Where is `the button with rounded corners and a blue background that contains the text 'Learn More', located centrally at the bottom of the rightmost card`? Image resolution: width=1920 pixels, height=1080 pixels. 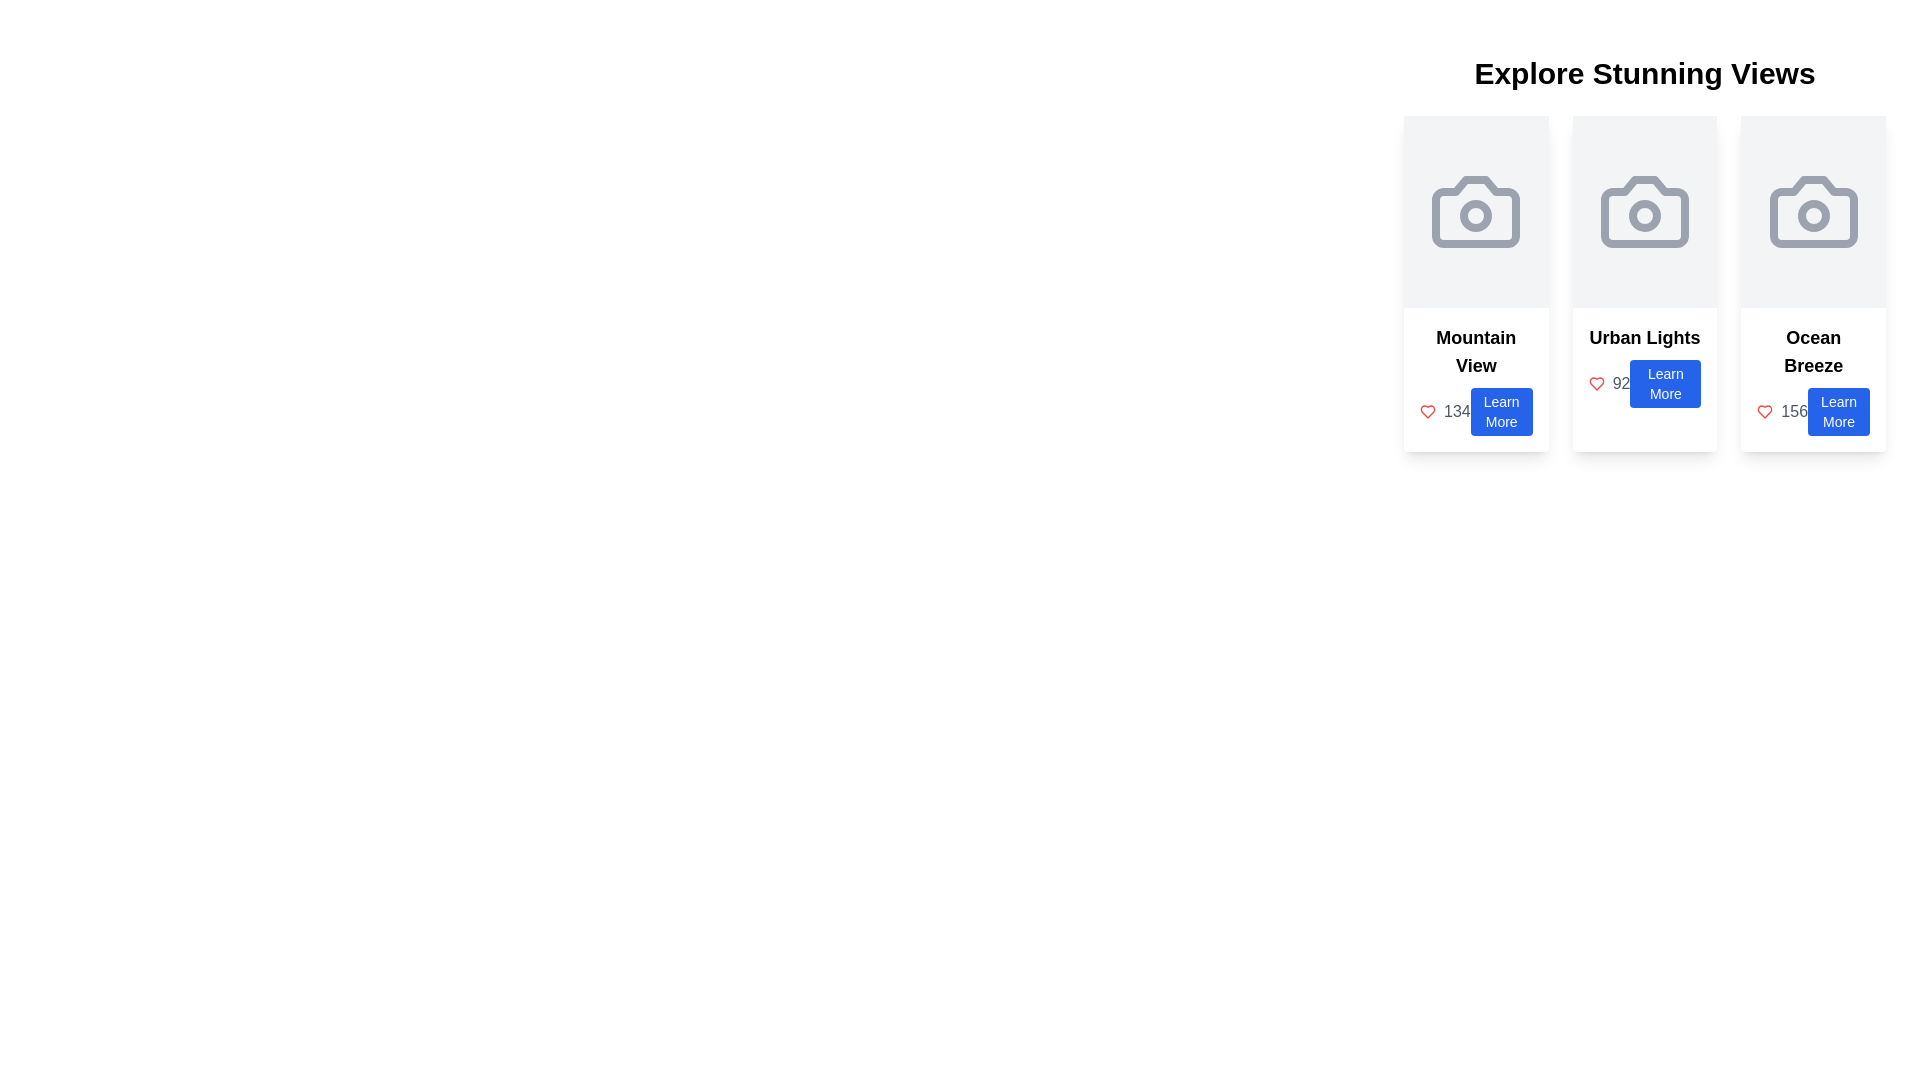 the button with rounded corners and a blue background that contains the text 'Learn More', located centrally at the bottom of the rightmost card is located at coordinates (1838, 411).